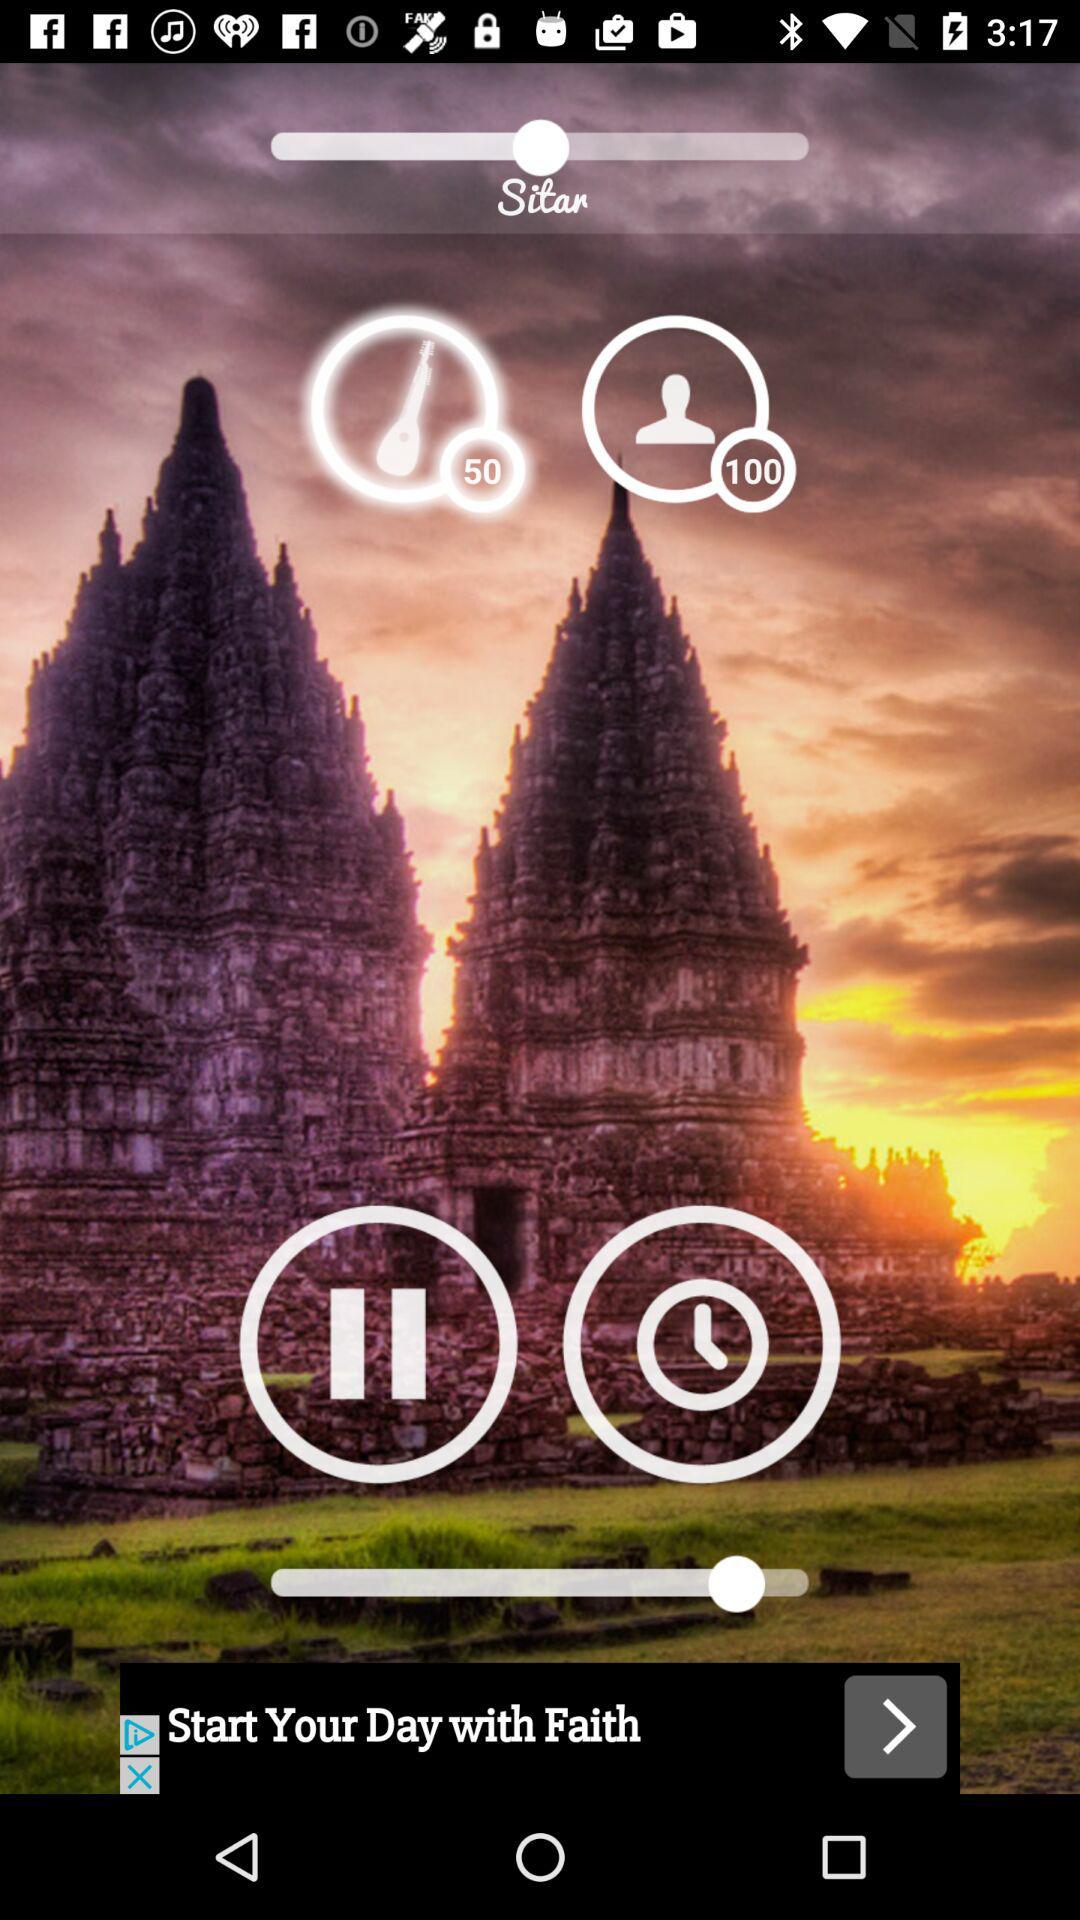 The width and height of the screenshot is (1080, 1920). I want to click on clock, so click(700, 1343).